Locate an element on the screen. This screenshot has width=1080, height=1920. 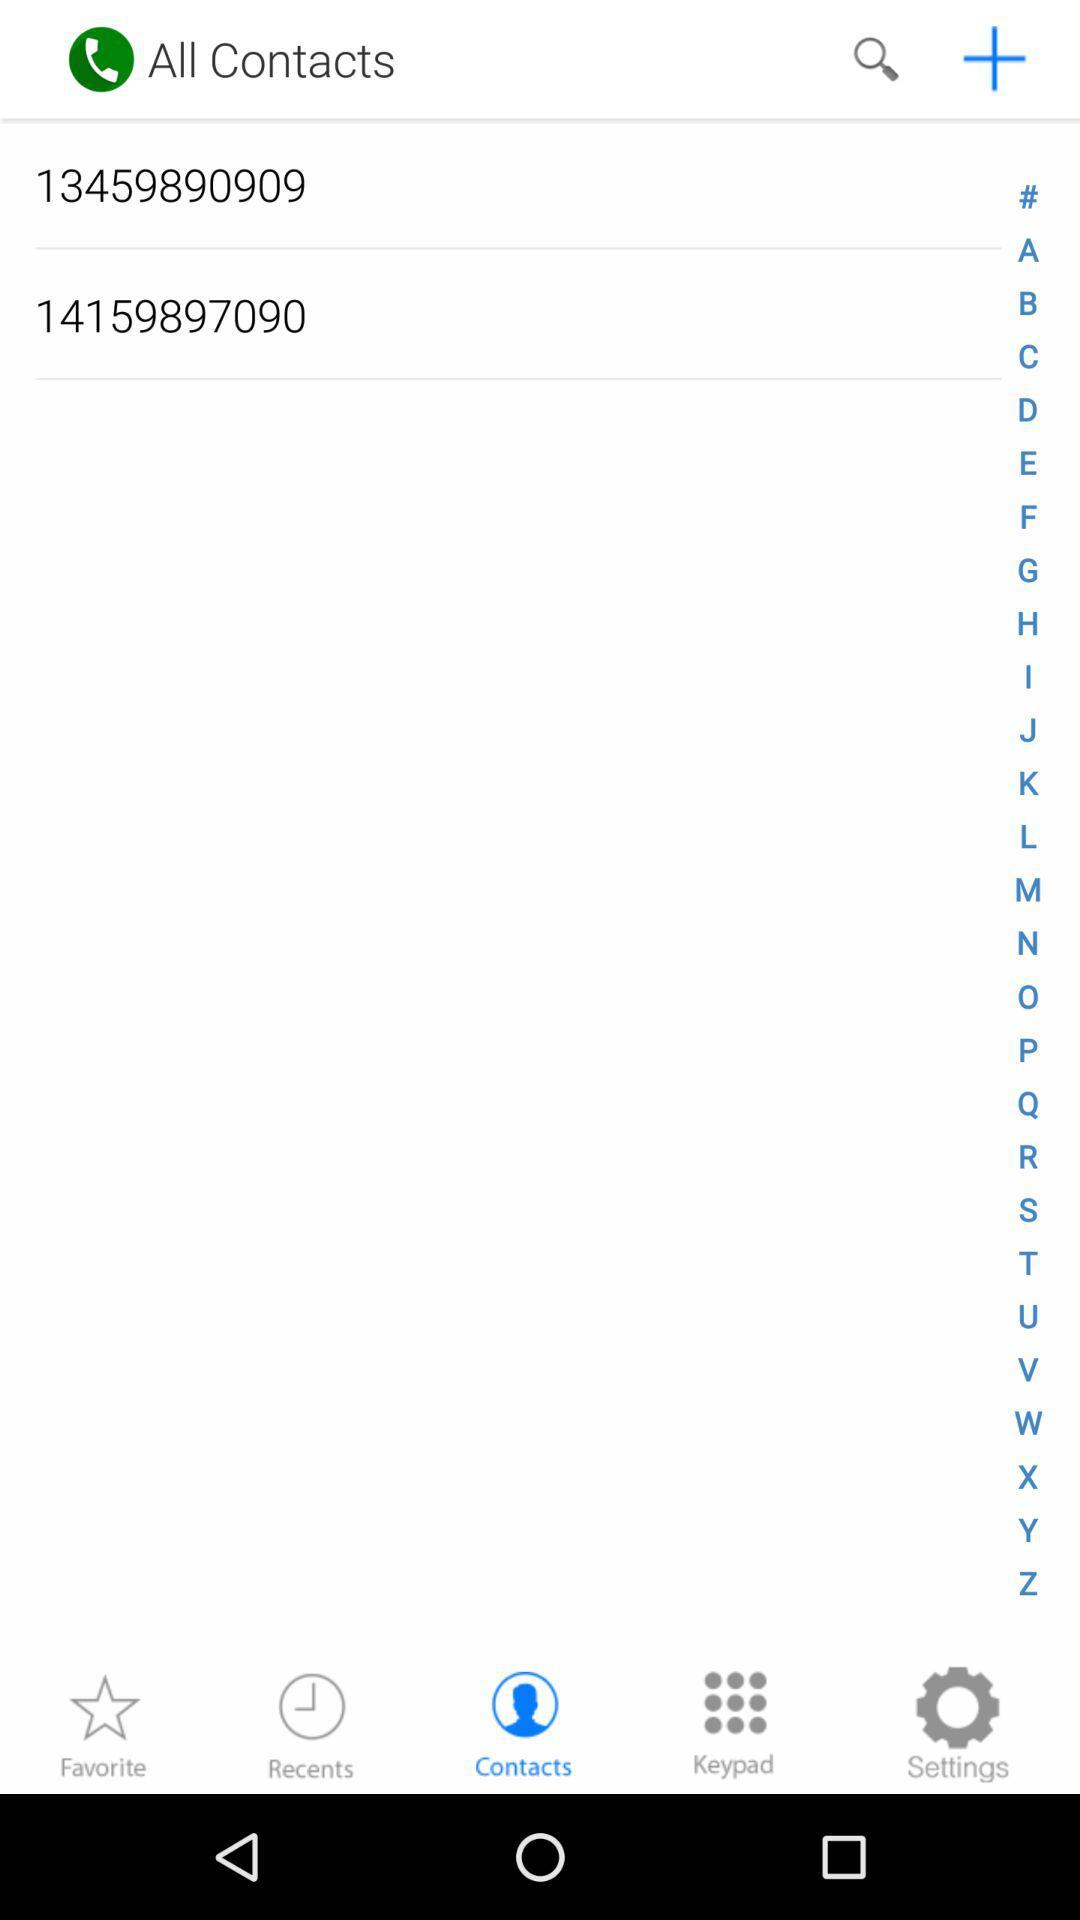
the settings icon is located at coordinates (956, 1844).